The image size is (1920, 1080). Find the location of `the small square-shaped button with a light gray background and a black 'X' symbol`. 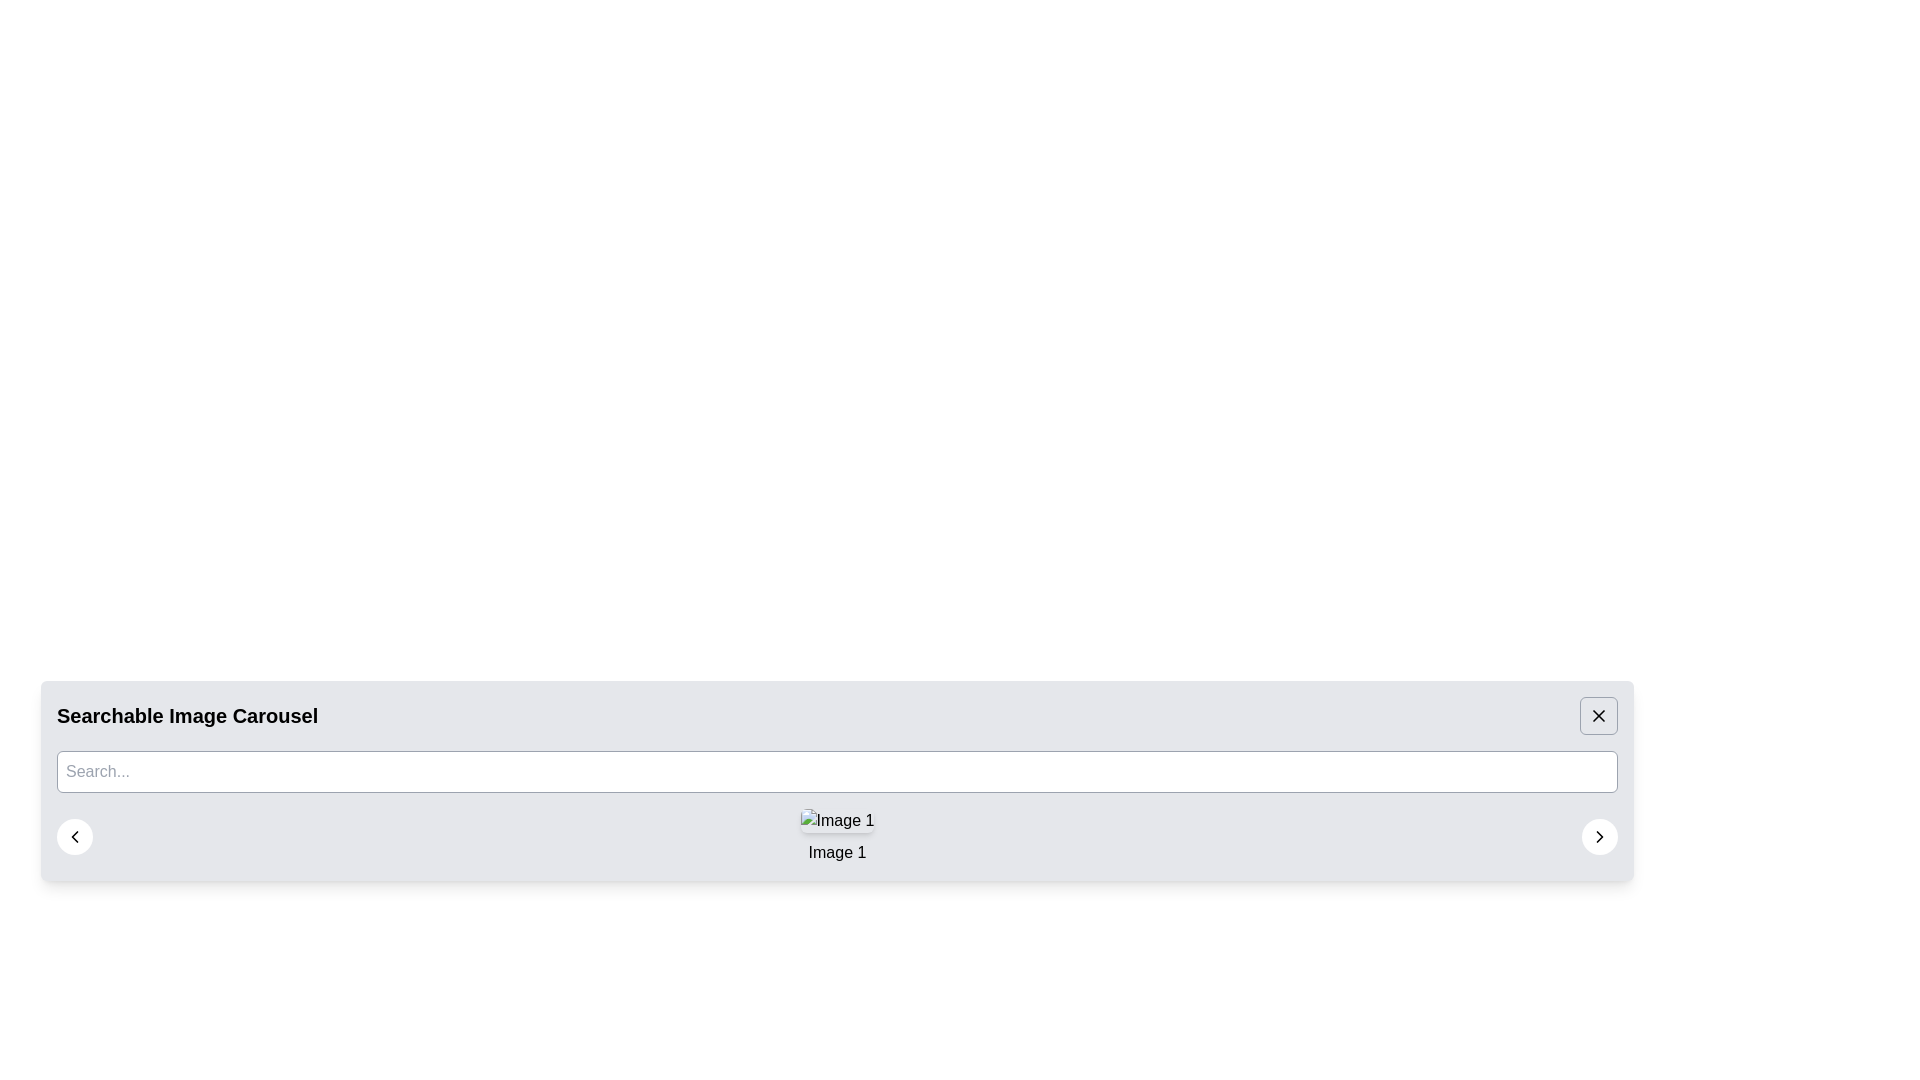

the small square-shaped button with a light gray background and a black 'X' symbol is located at coordinates (1597, 715).